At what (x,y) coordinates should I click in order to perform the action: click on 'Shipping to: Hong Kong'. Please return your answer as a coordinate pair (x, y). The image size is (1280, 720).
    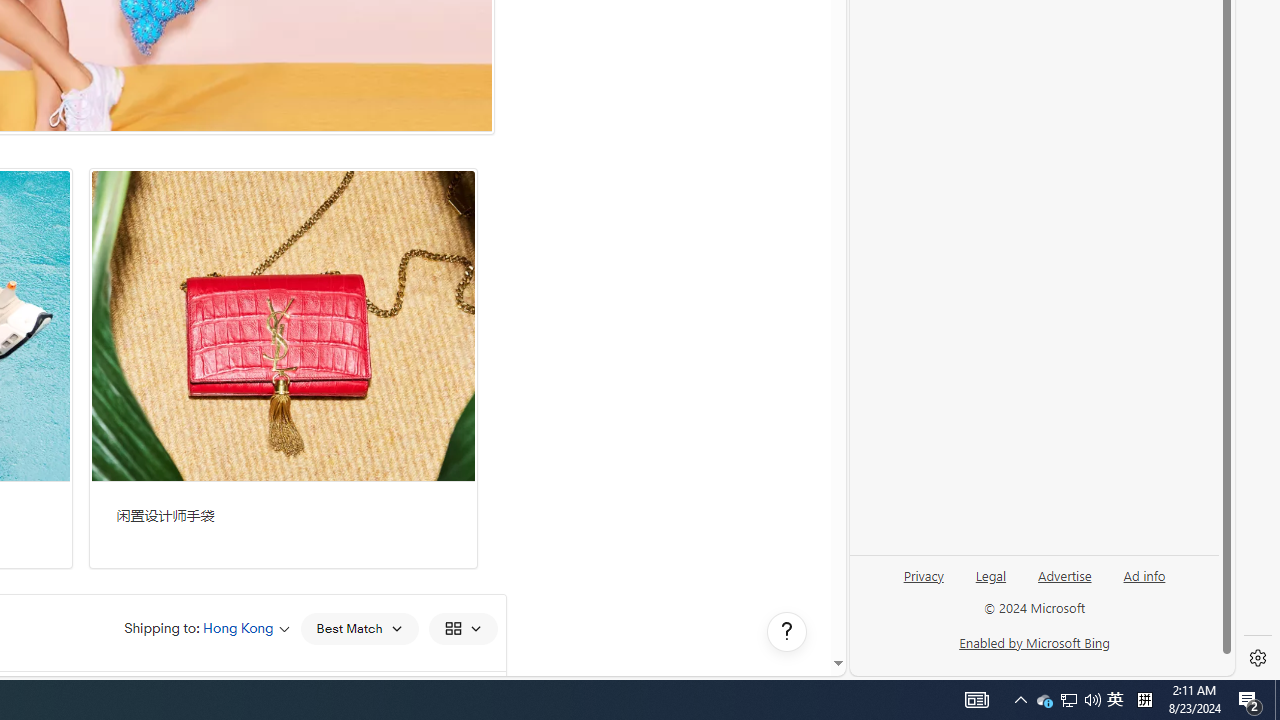
    Looking at the image, I should click on (207, 627).